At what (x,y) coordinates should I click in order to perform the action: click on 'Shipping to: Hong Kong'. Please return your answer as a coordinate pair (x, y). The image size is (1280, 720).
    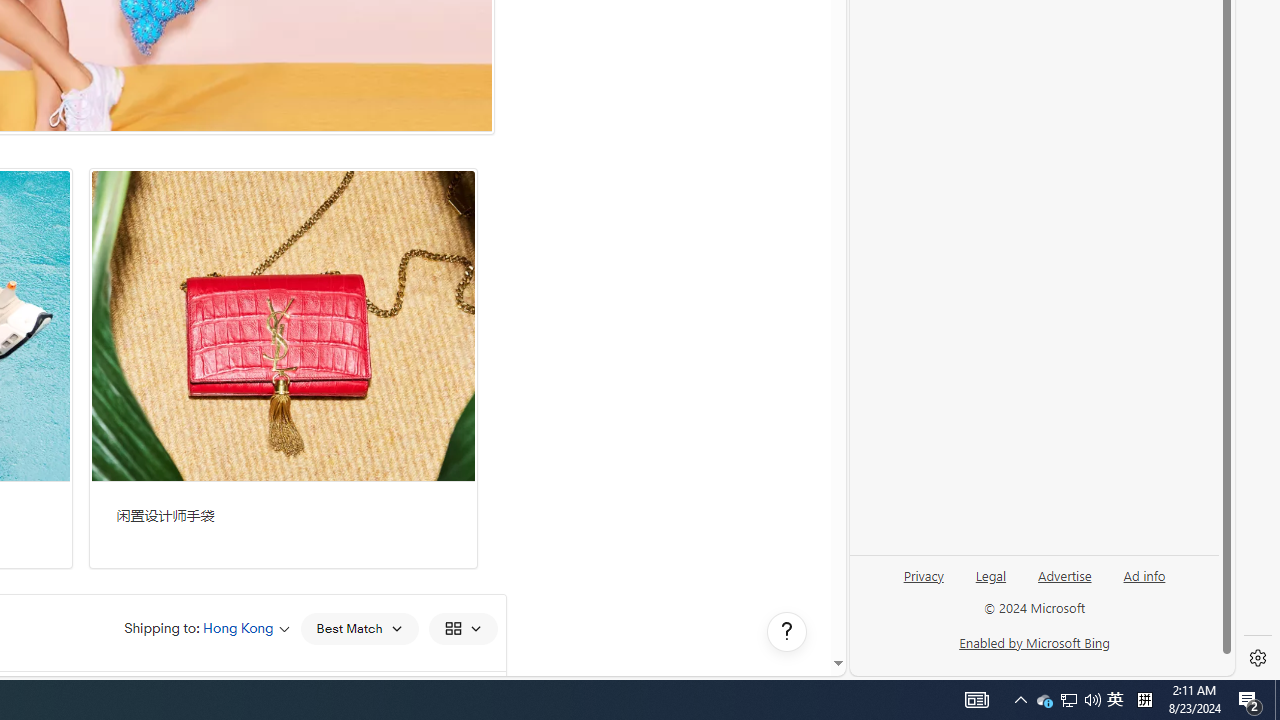
    Looking at the image, I should click on (207, 627).